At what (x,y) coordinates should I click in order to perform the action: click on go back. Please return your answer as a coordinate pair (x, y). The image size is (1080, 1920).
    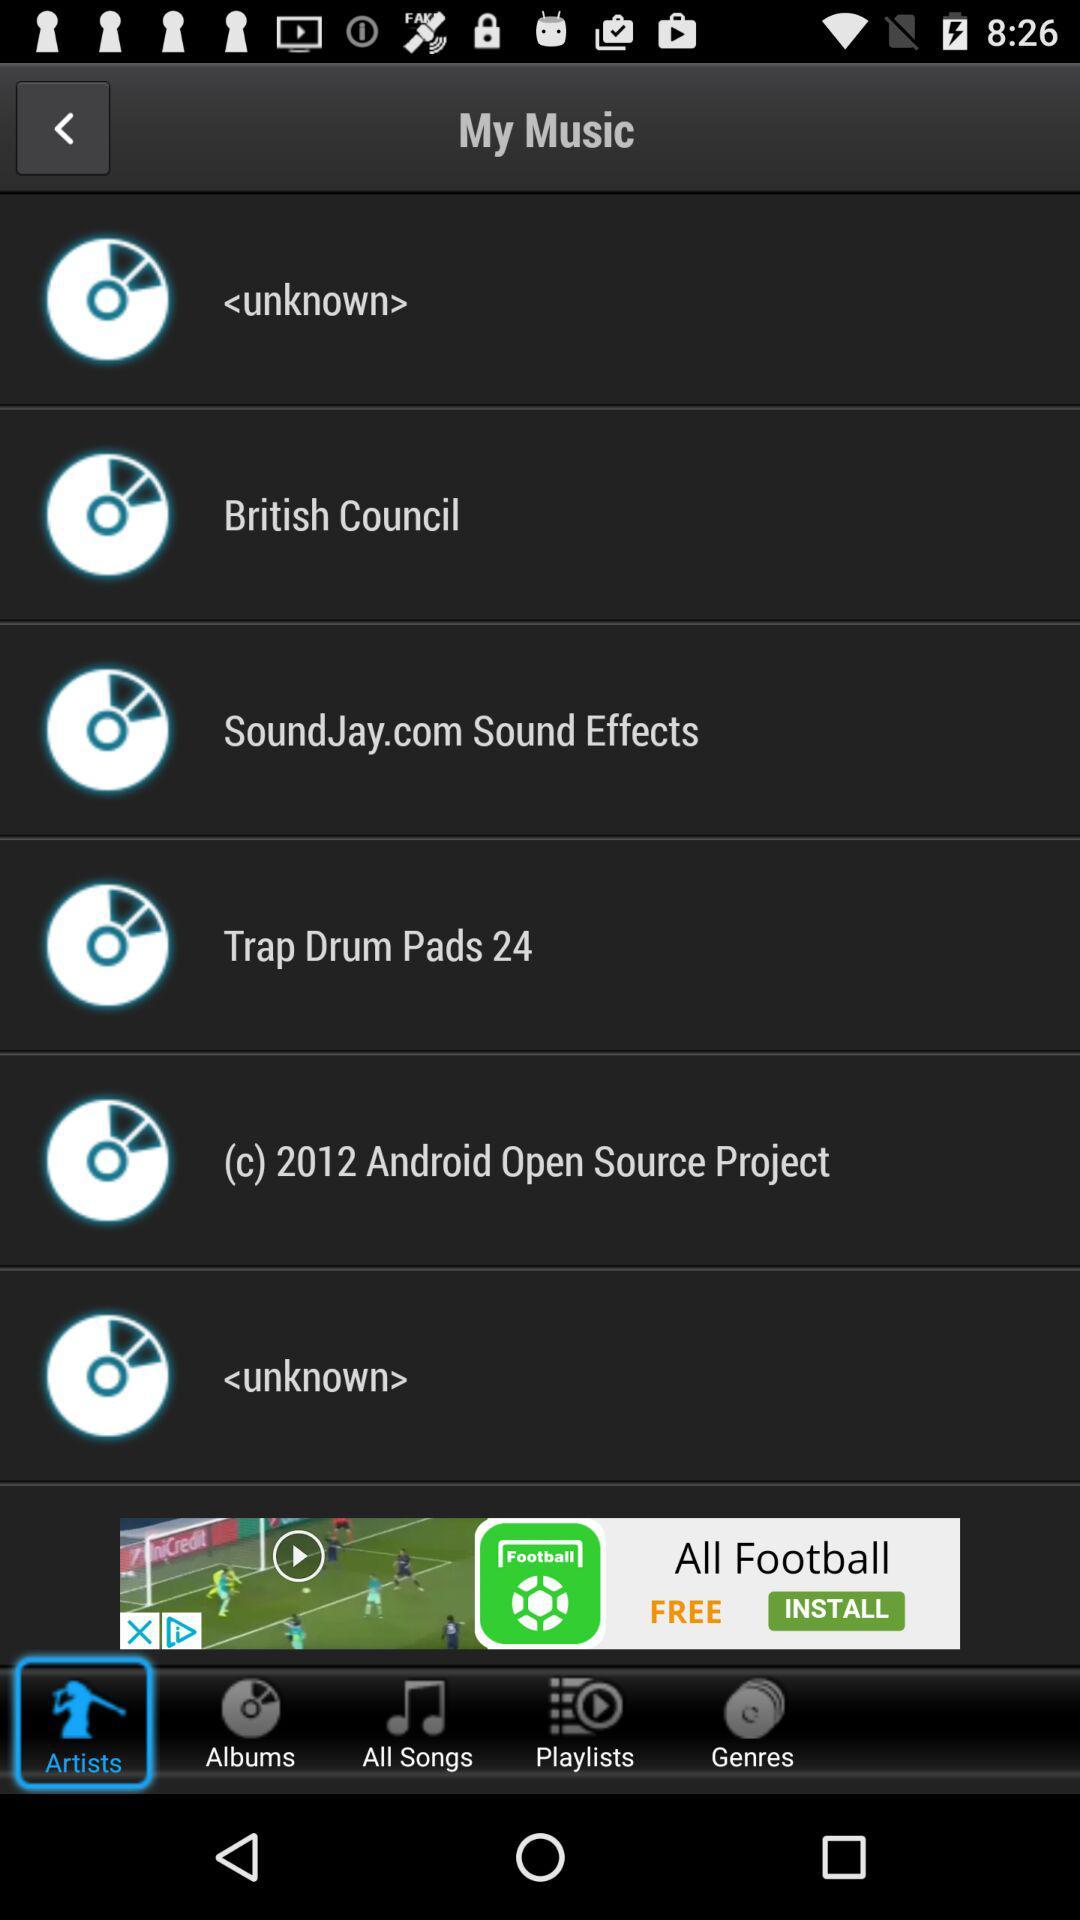
    Looking at the image, I should click on (61, 127).